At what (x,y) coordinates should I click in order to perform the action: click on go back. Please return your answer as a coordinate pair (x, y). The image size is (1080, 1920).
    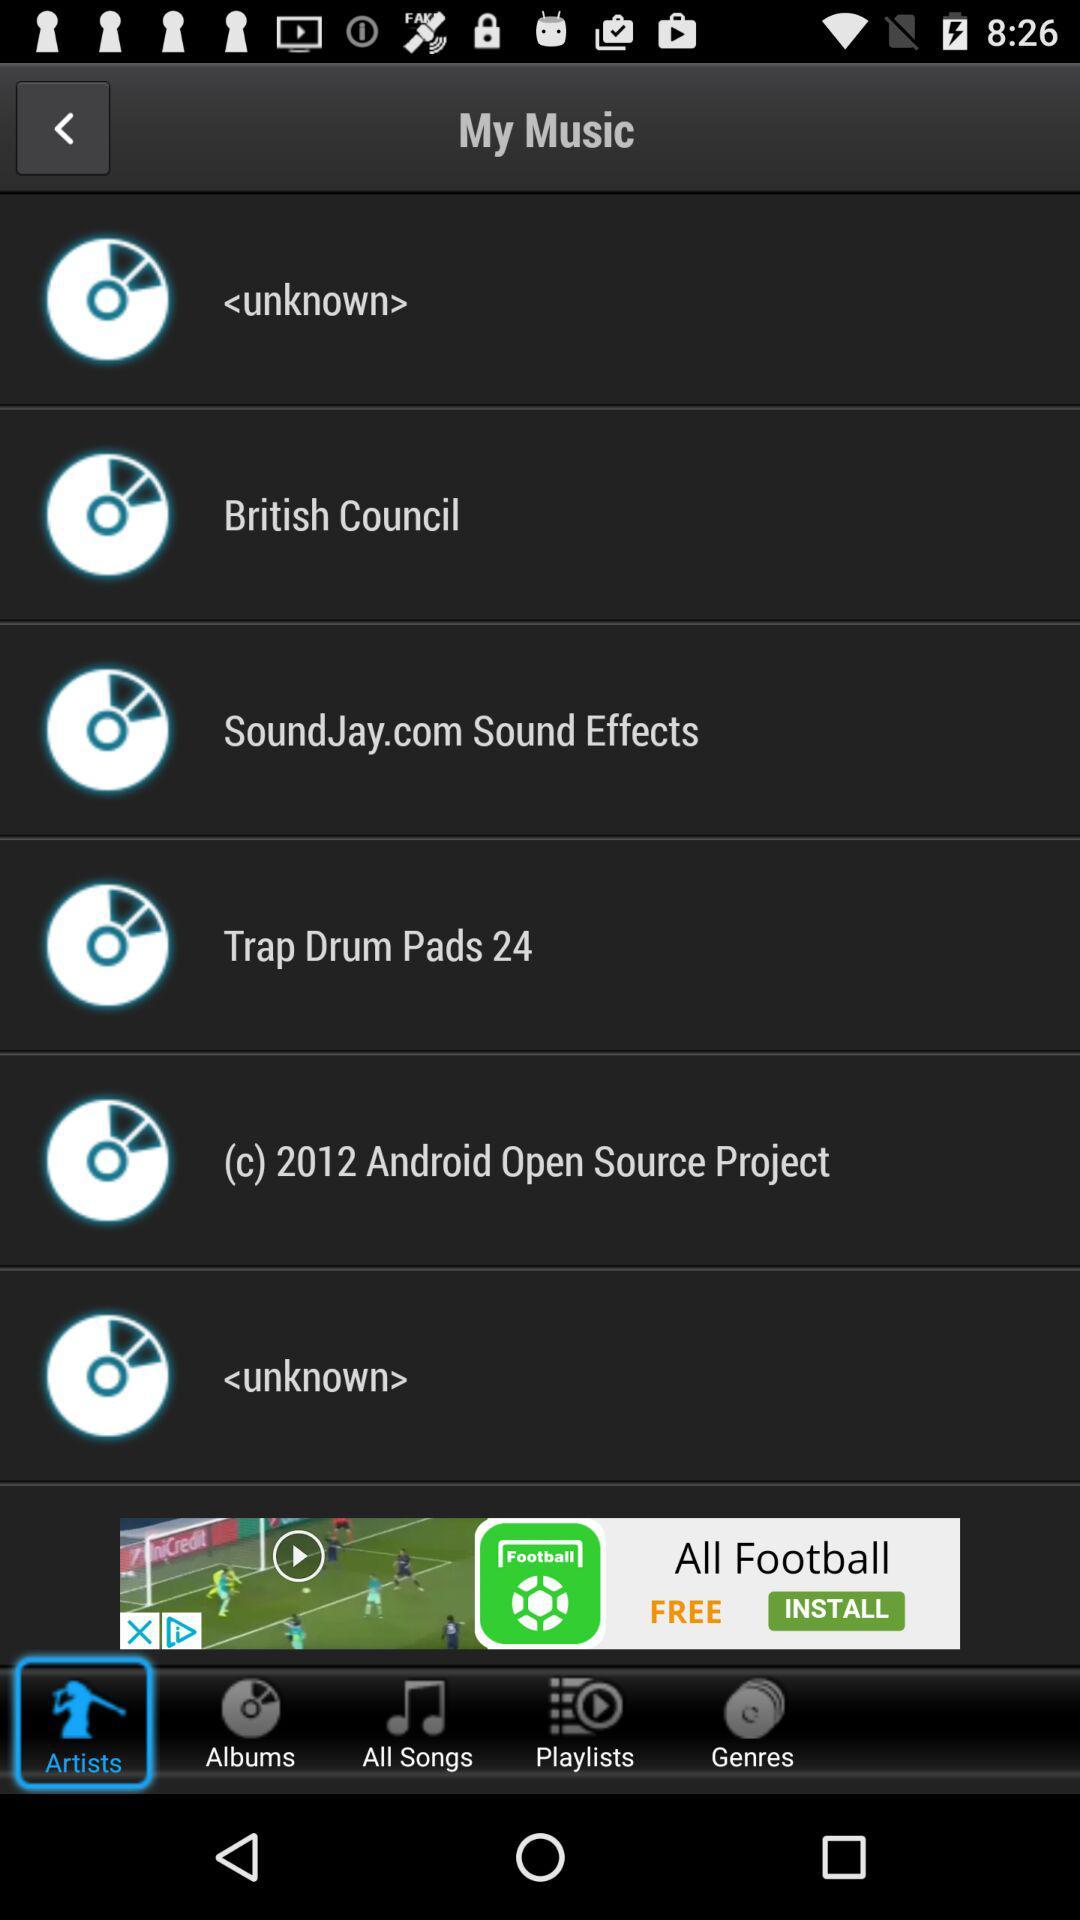
    Looking at the image, I should click on (61, 127).